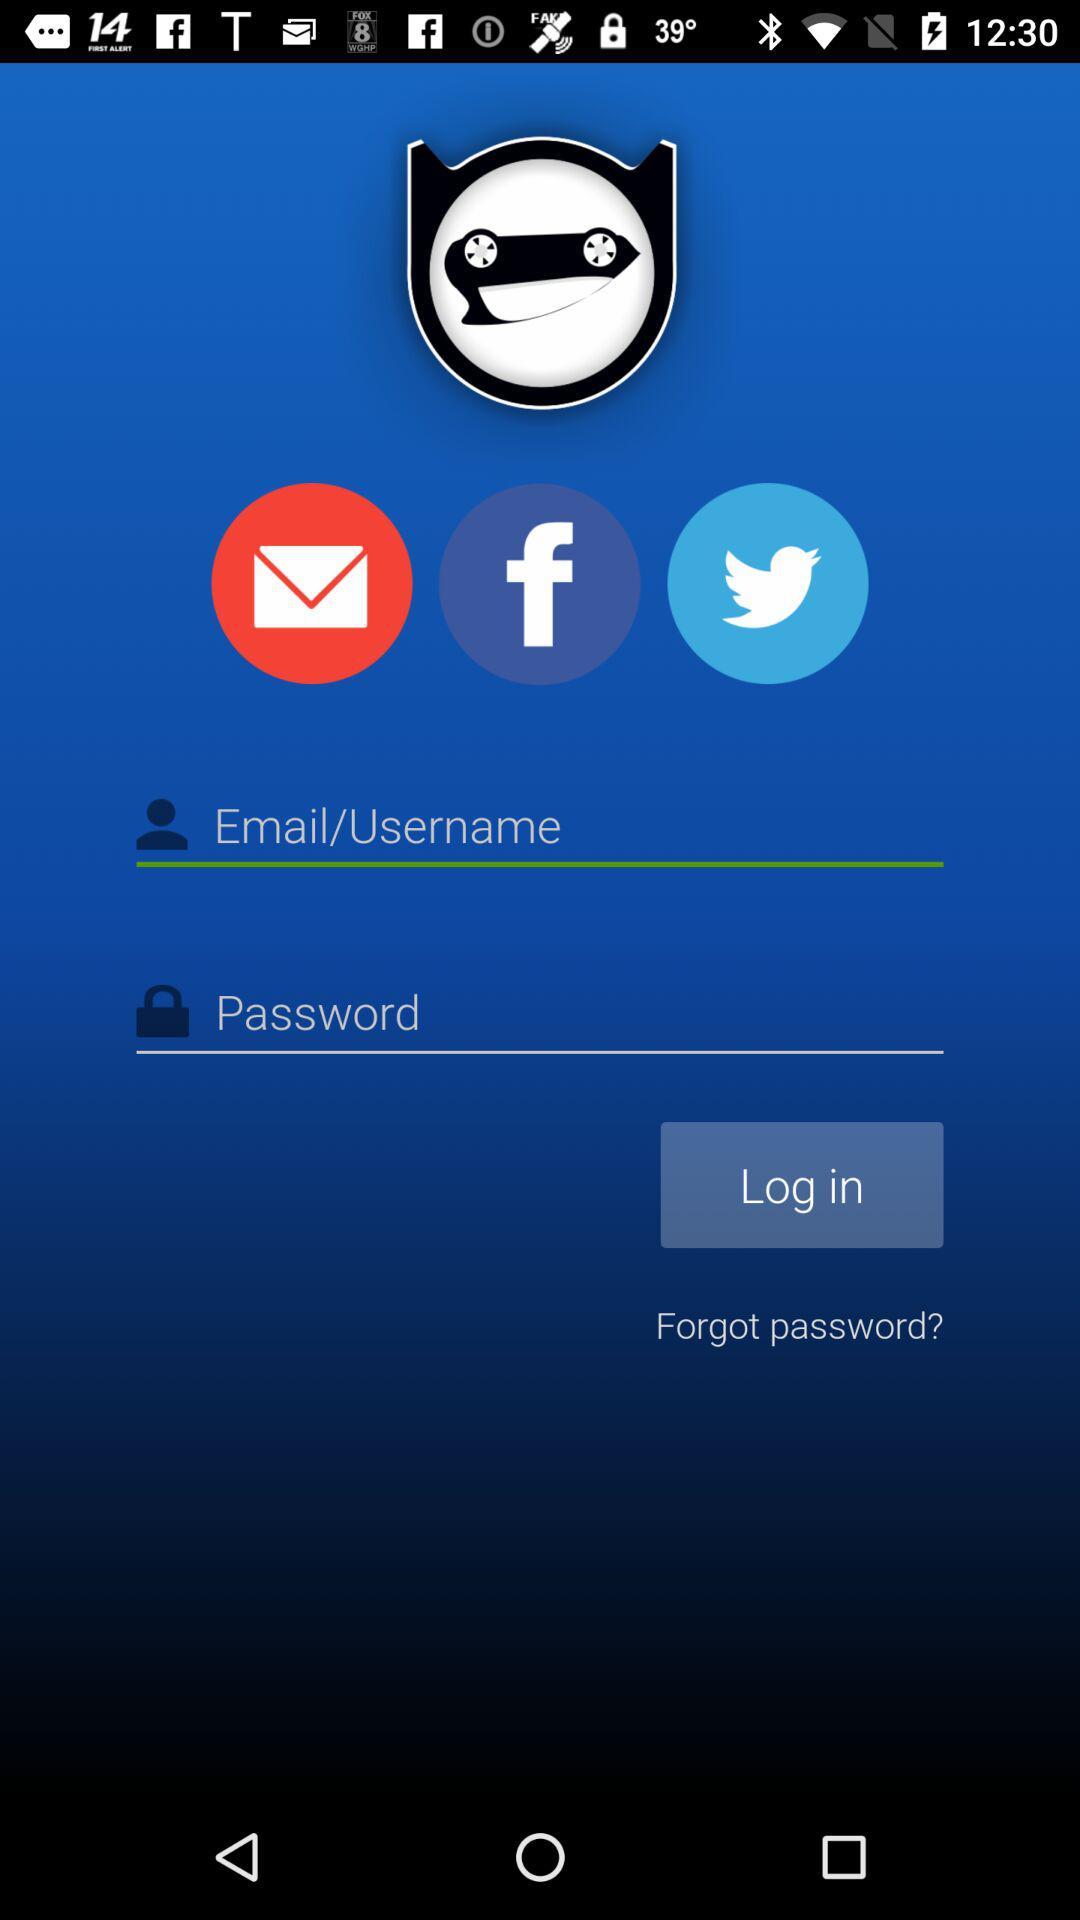 The height and width of the screenshot is (1920, 1080). What do you see at coordinates (766, 582) in the screenshot?
I see `the twitter icon` at bounding box center [766, 582].